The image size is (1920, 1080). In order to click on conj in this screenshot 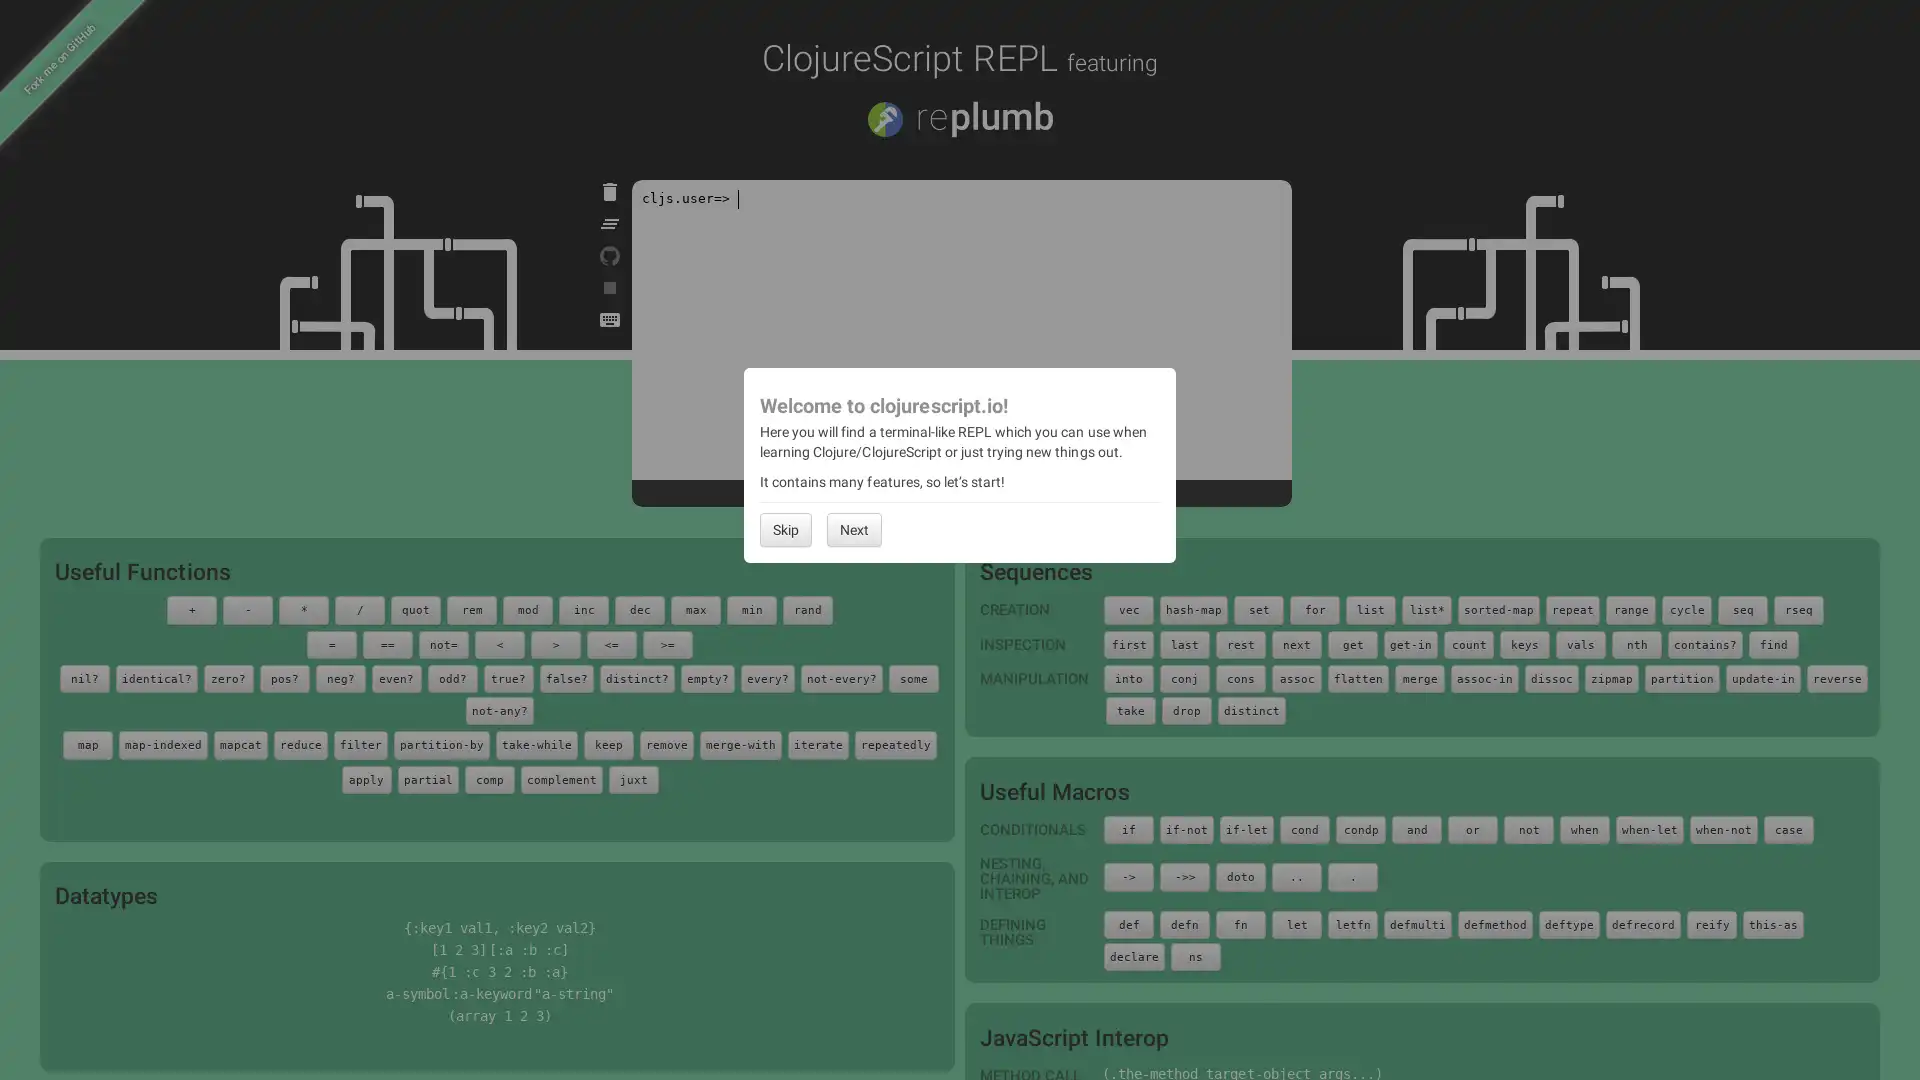, I will do `click(1185, 677)`.